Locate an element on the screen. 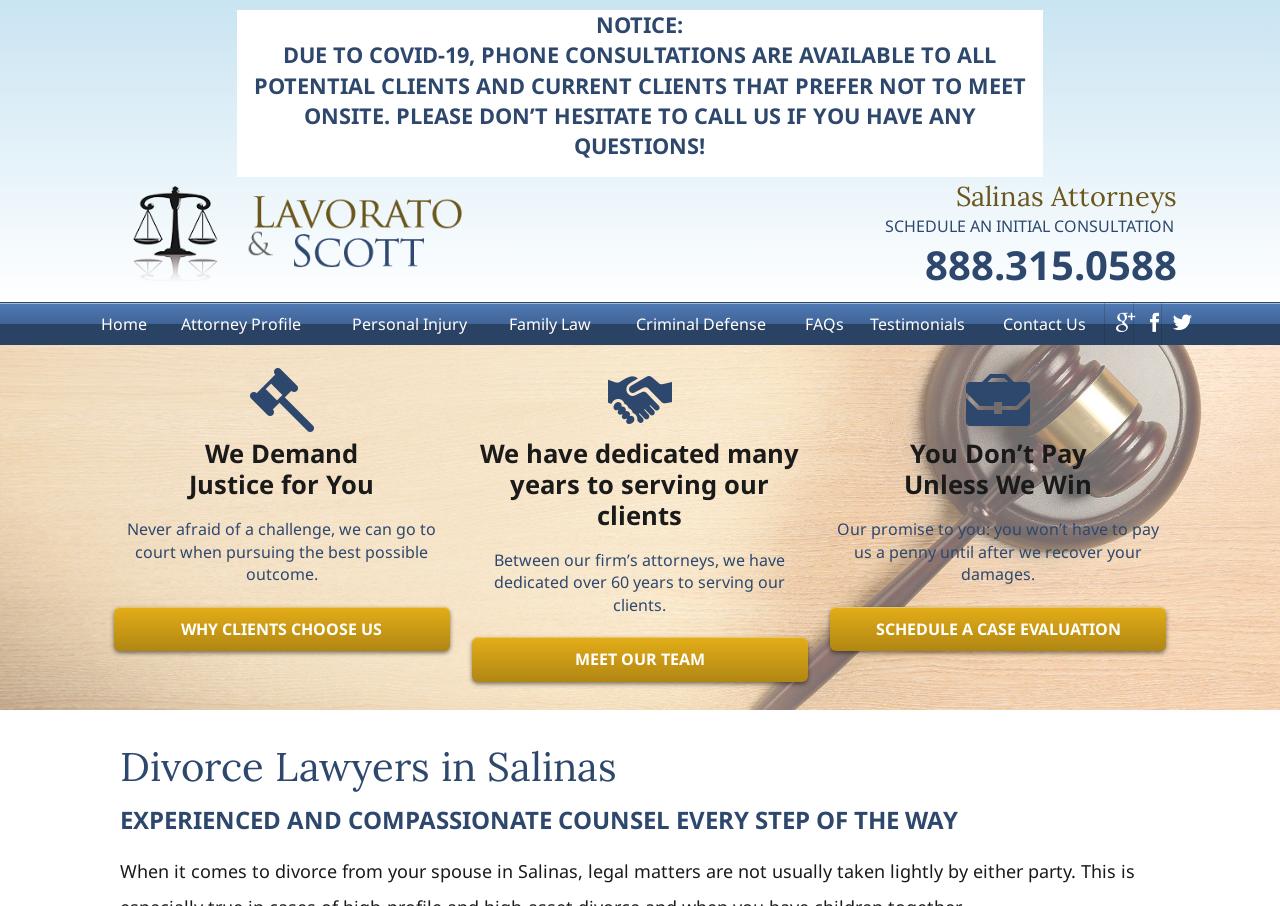 The height and width of the screenshot is (906, 1280). 'FAQs' is located at coordinates (824, 350).